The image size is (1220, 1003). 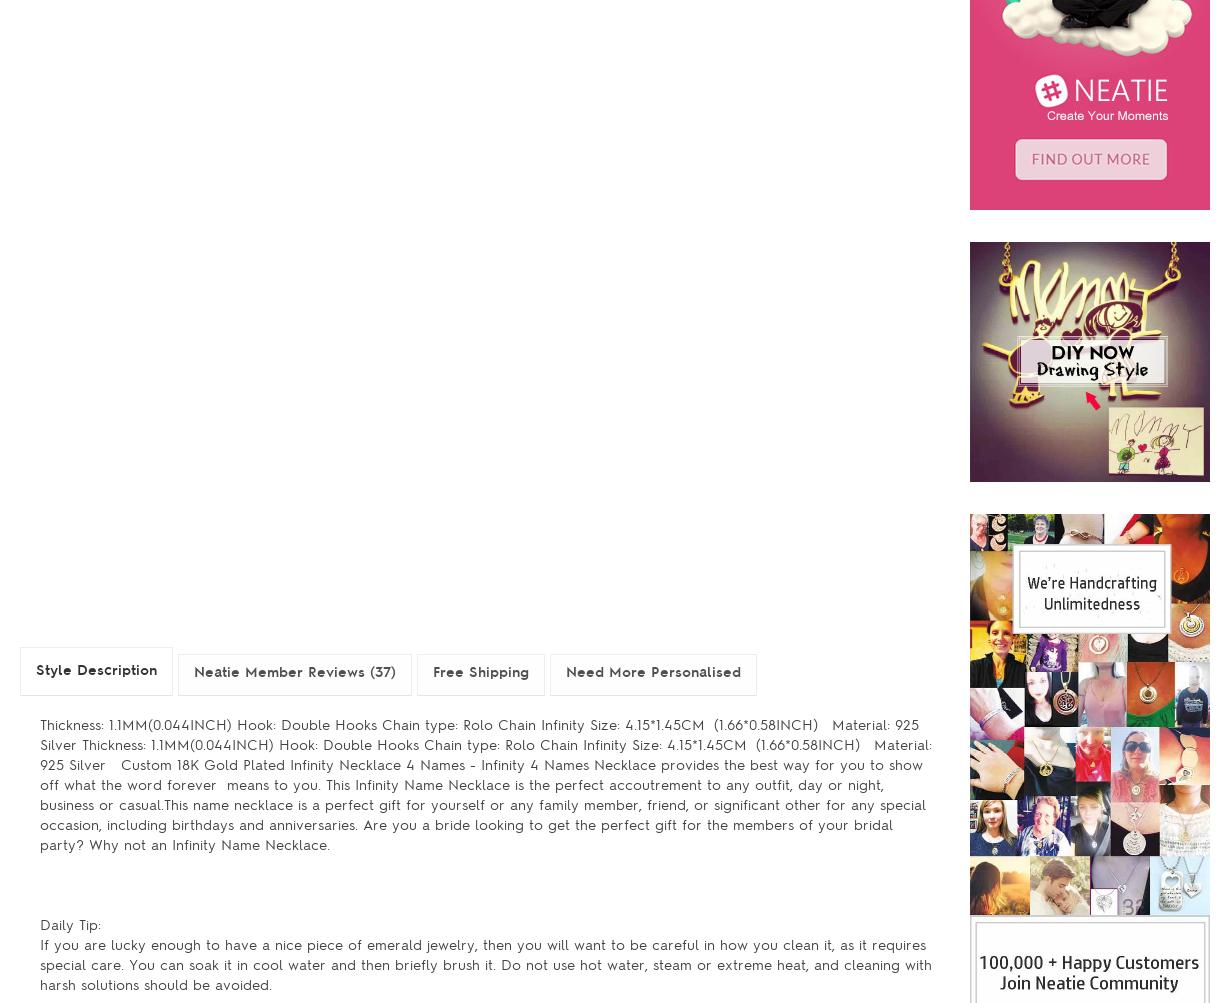 I want to click on 'Need More Personalised', so click(x=653, y=672).